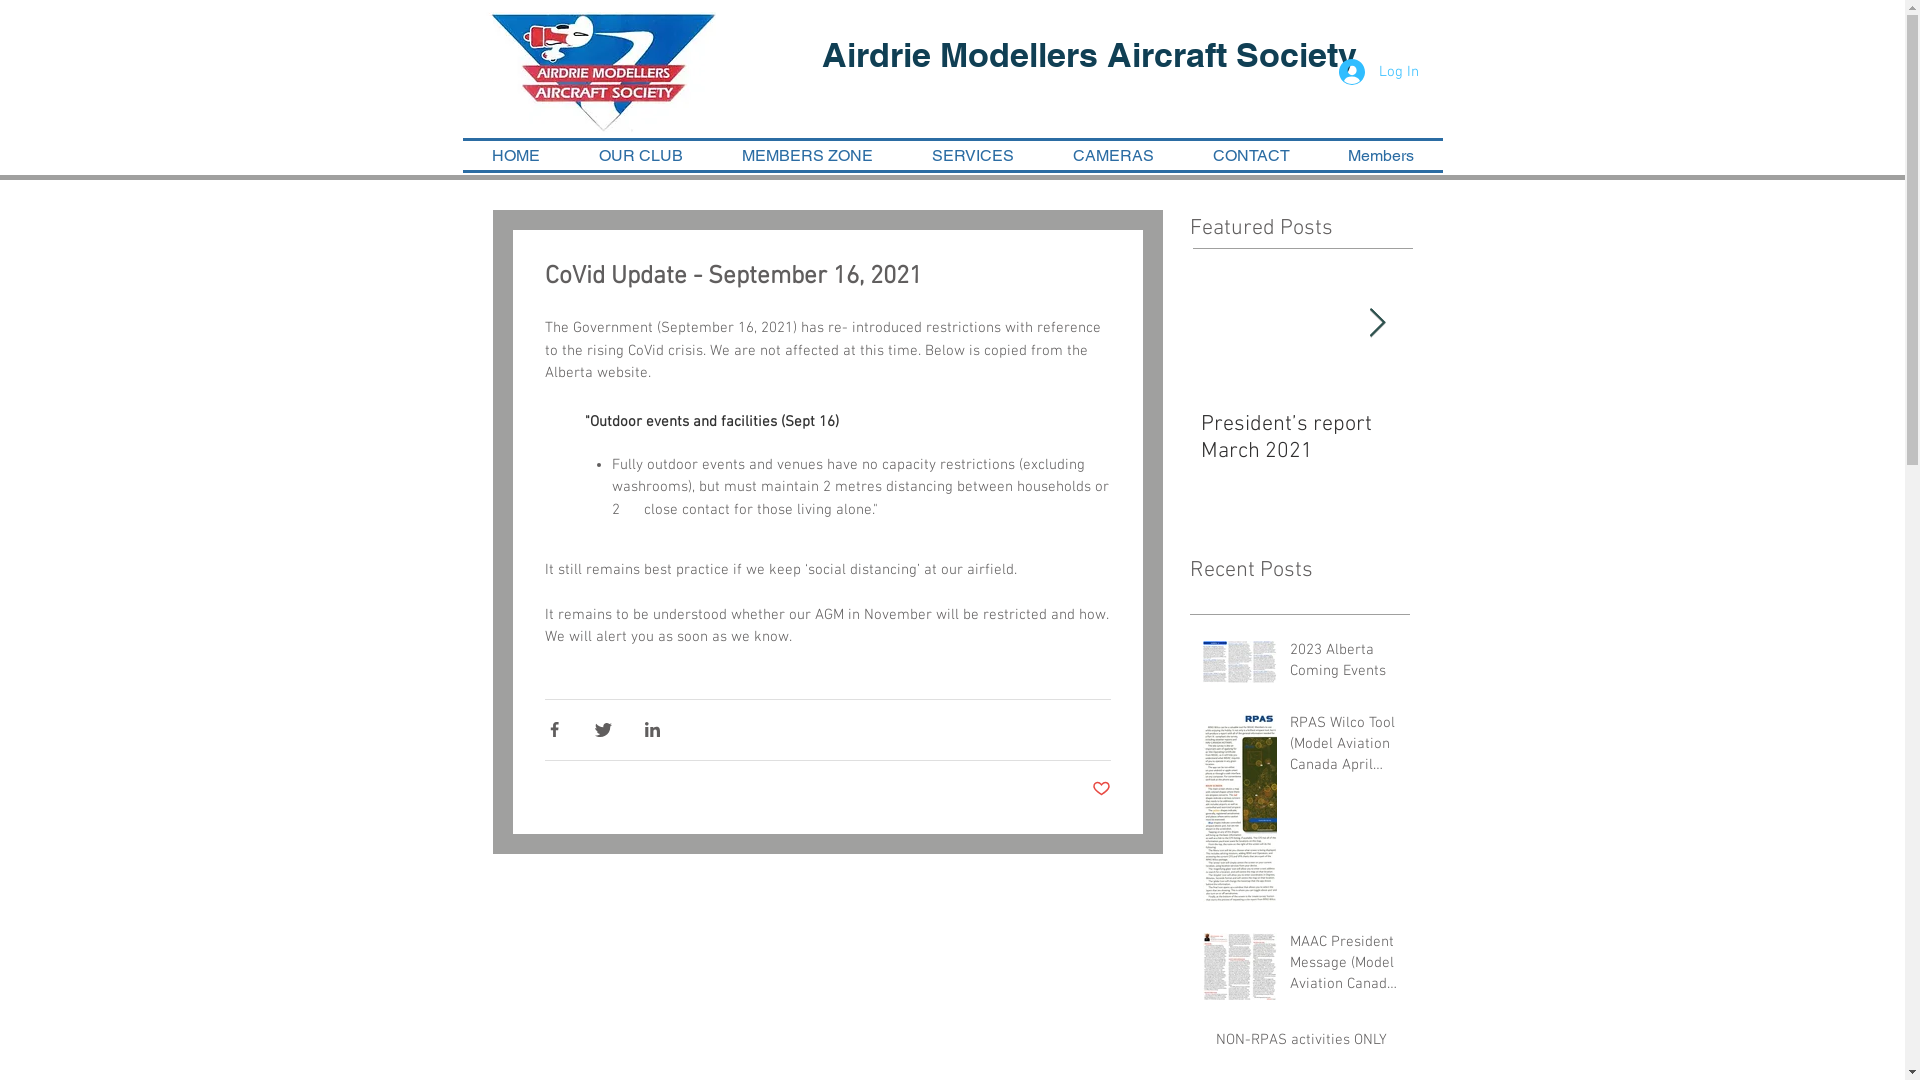  I want to click on 'RPAS Wilco Tool (Model Aviation Canada April 2023)', so click(1344, 748).